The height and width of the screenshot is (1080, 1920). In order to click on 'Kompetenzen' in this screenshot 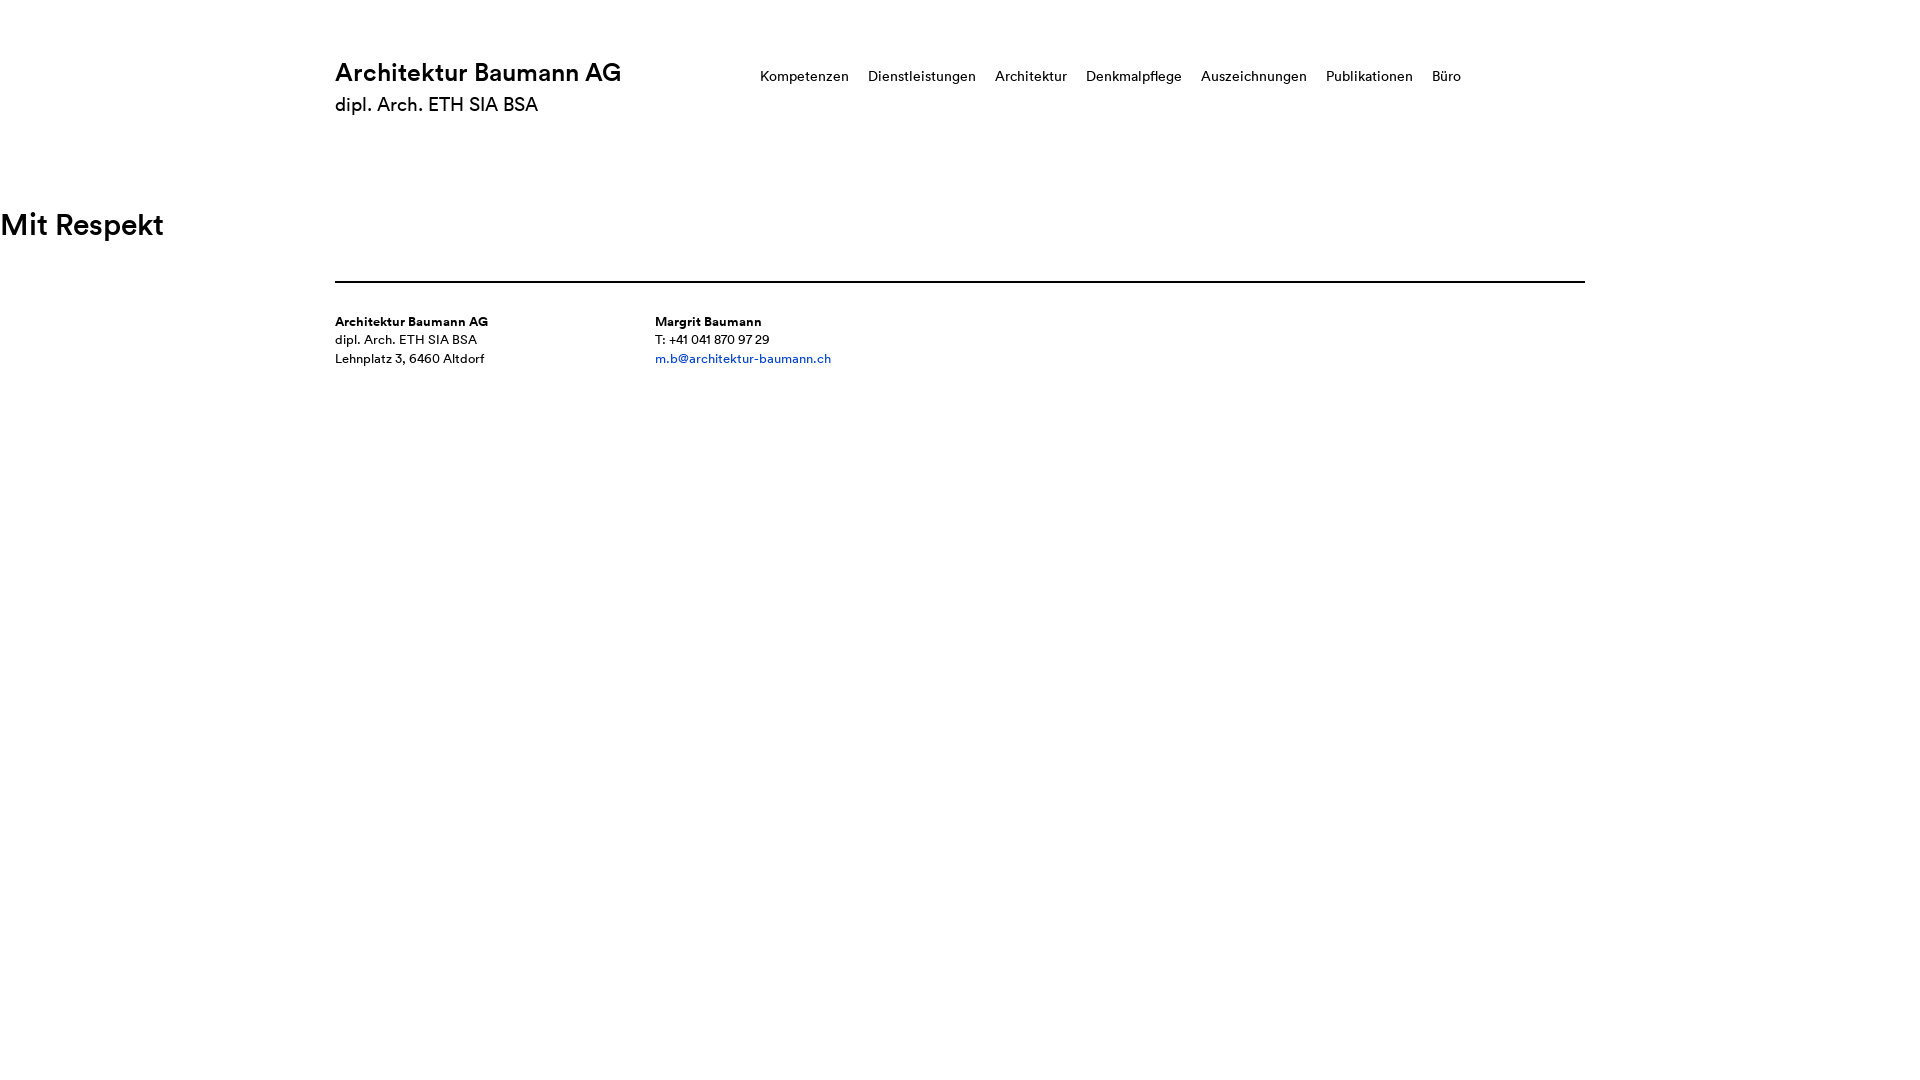, I will do `click(804, 75)`.